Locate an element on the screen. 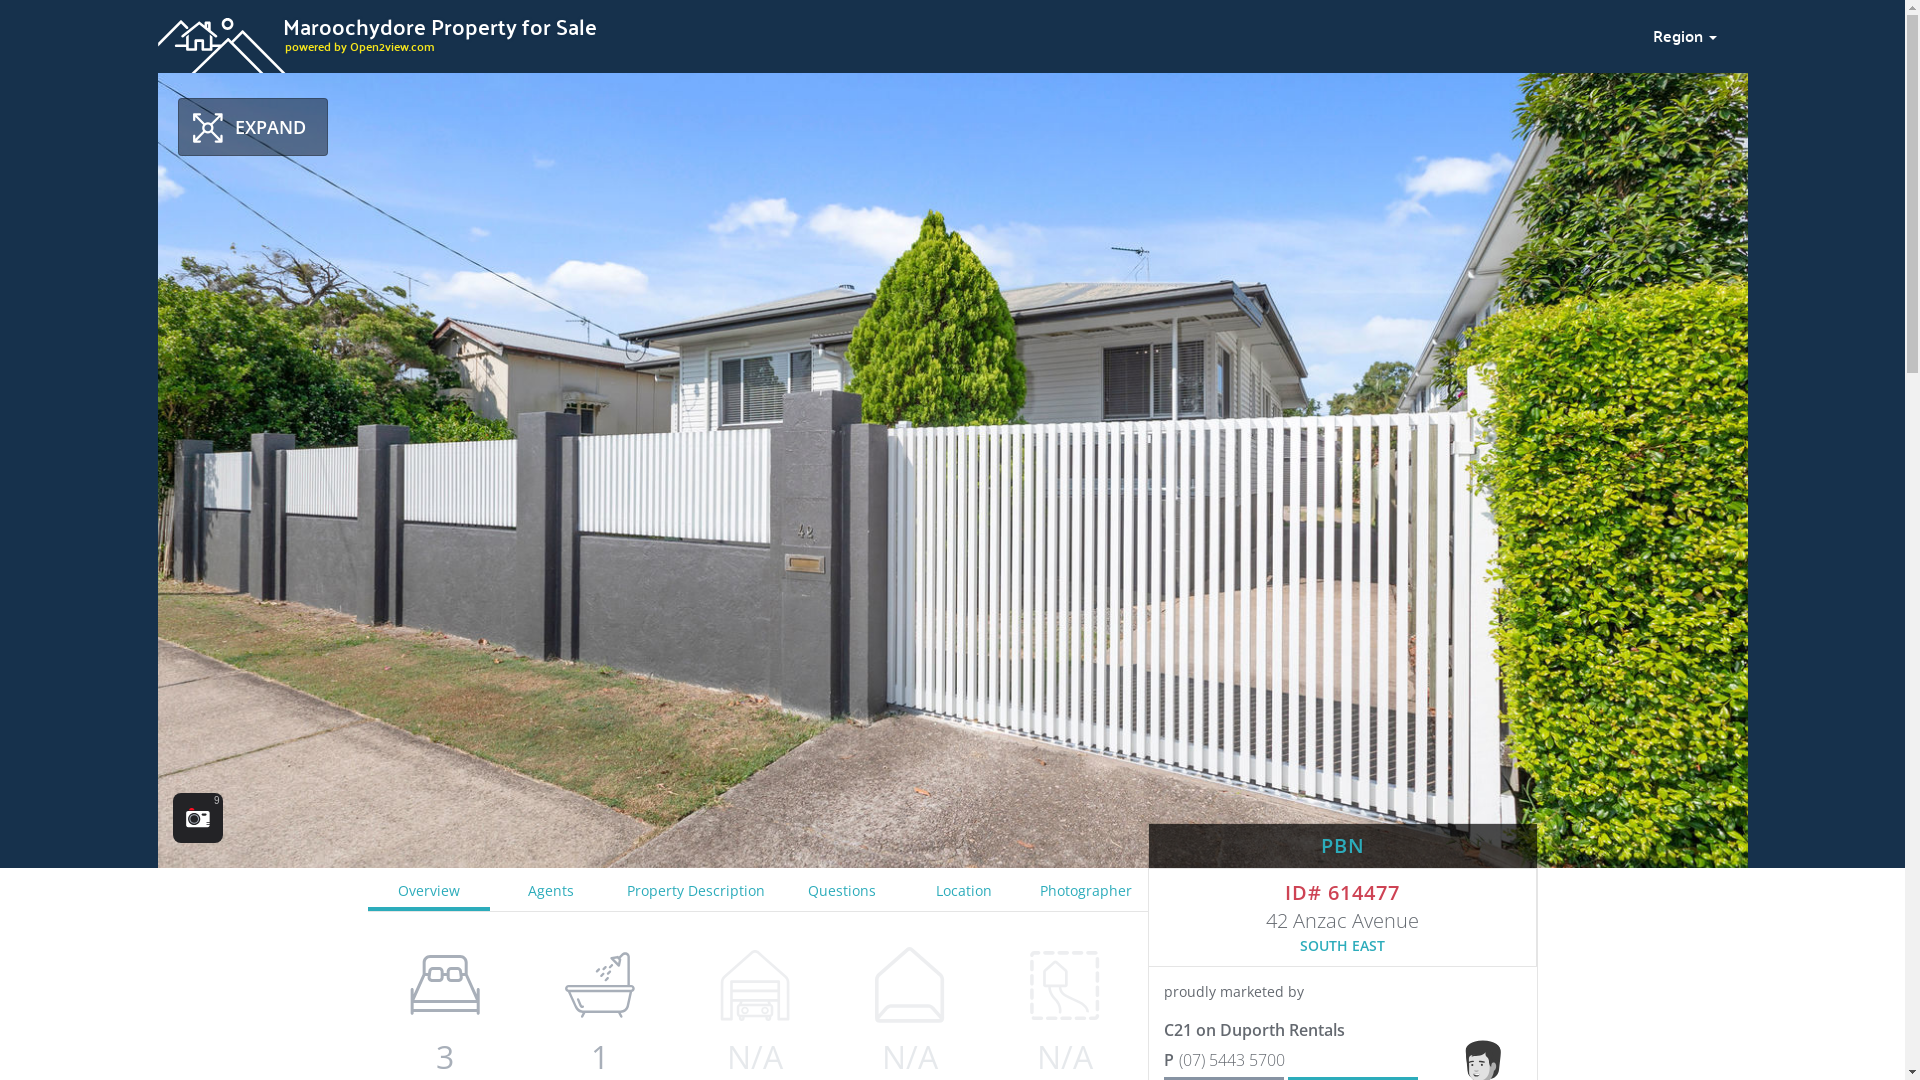 The image size is (1920, 1080). 'Questions' is located at coordinates (778, 888).